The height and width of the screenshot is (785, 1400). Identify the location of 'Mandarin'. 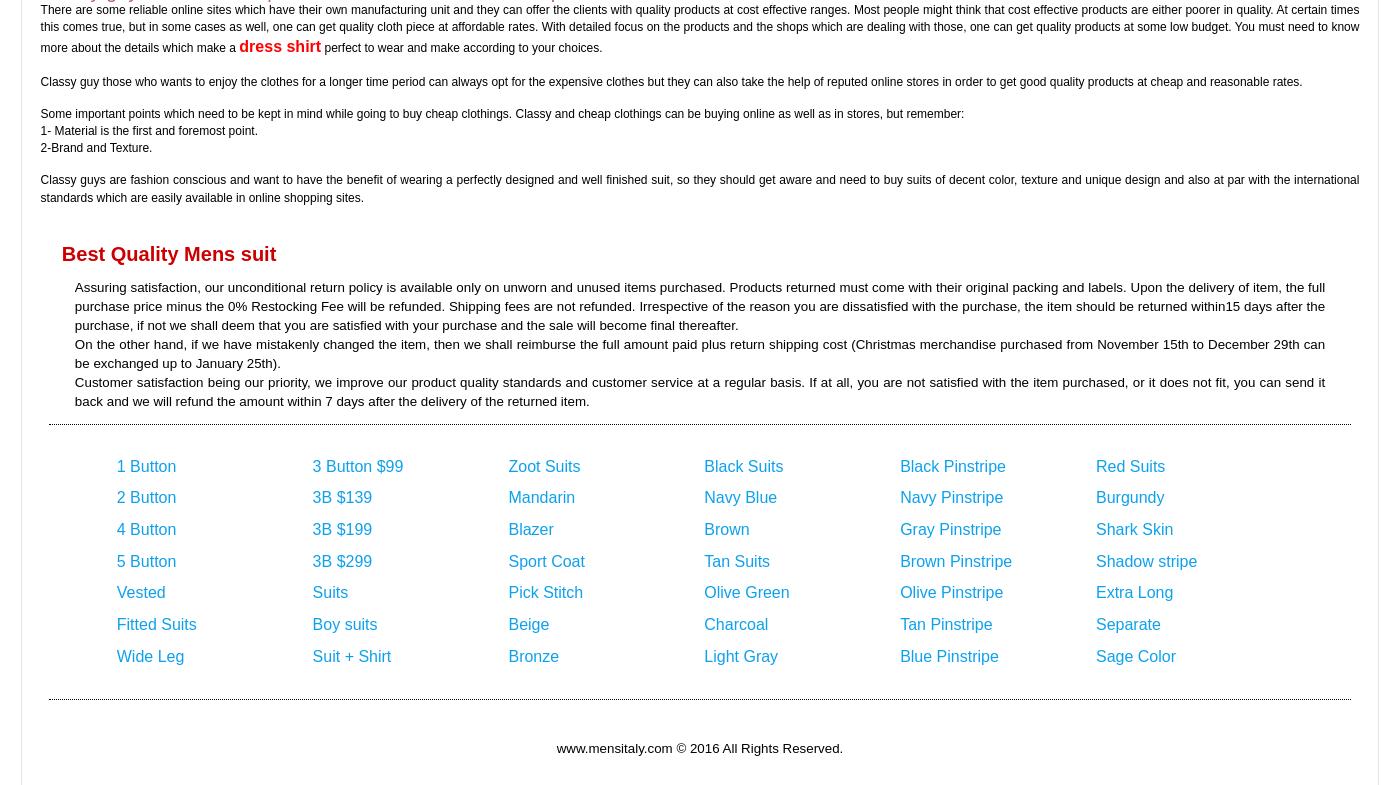
(541, 497).